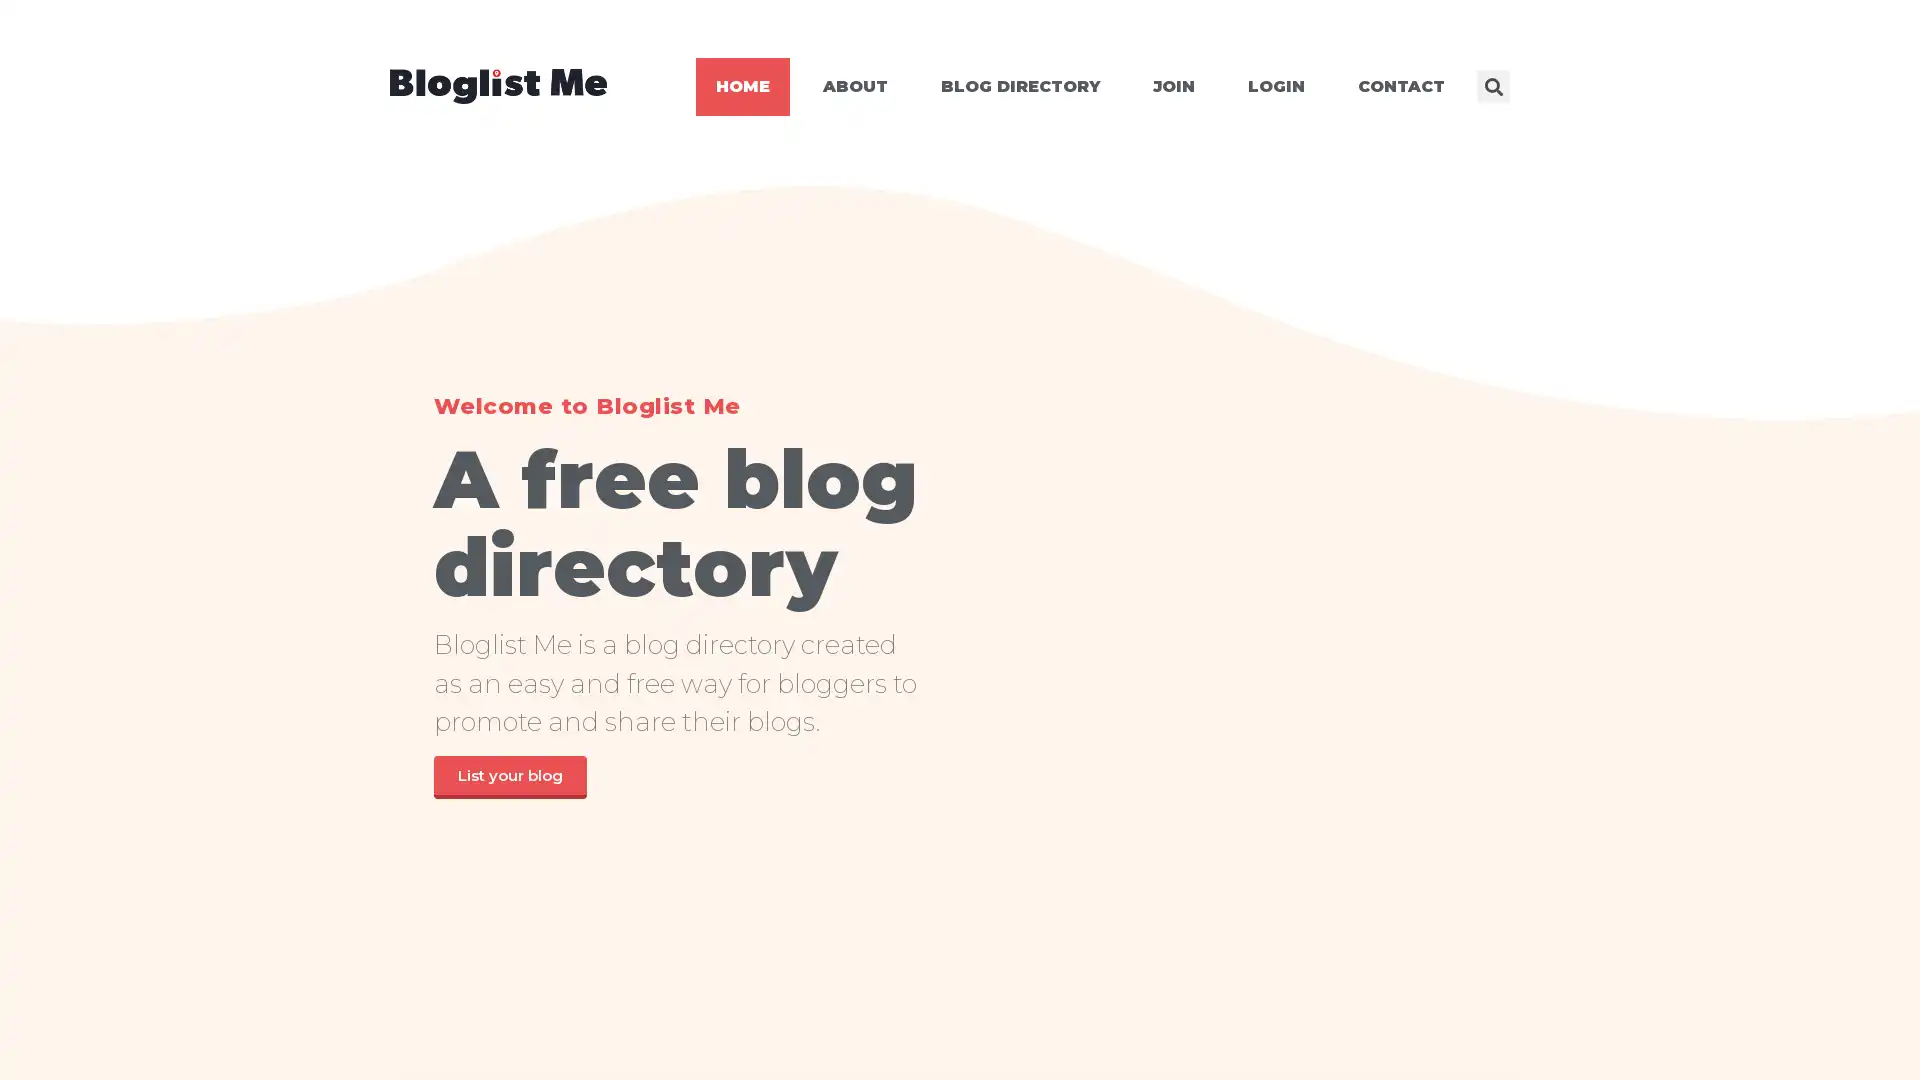  Describe the element at coordinates (509, 775) in the screenshot. I see `List your blog` at that location.